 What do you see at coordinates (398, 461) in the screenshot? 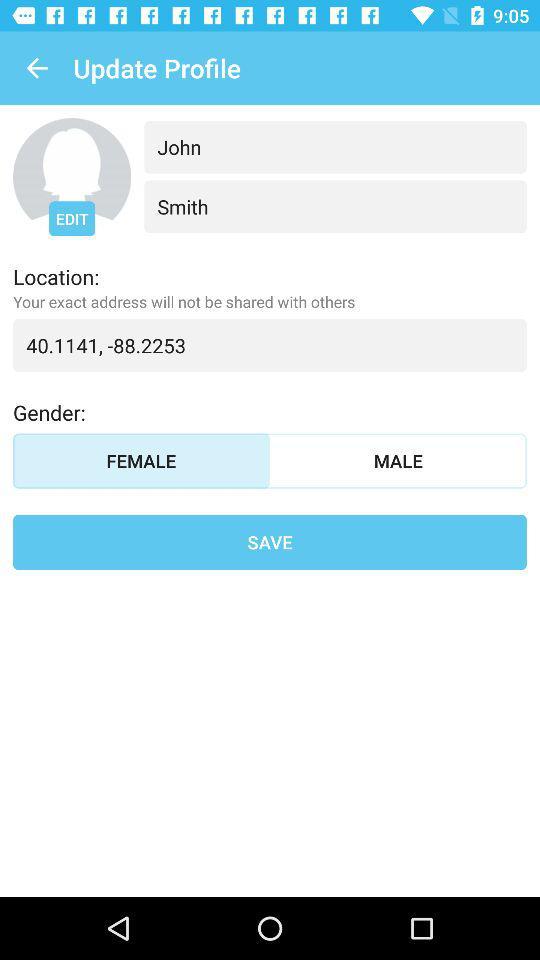
I see `the item above the save item` at bounding box center [398, 461].